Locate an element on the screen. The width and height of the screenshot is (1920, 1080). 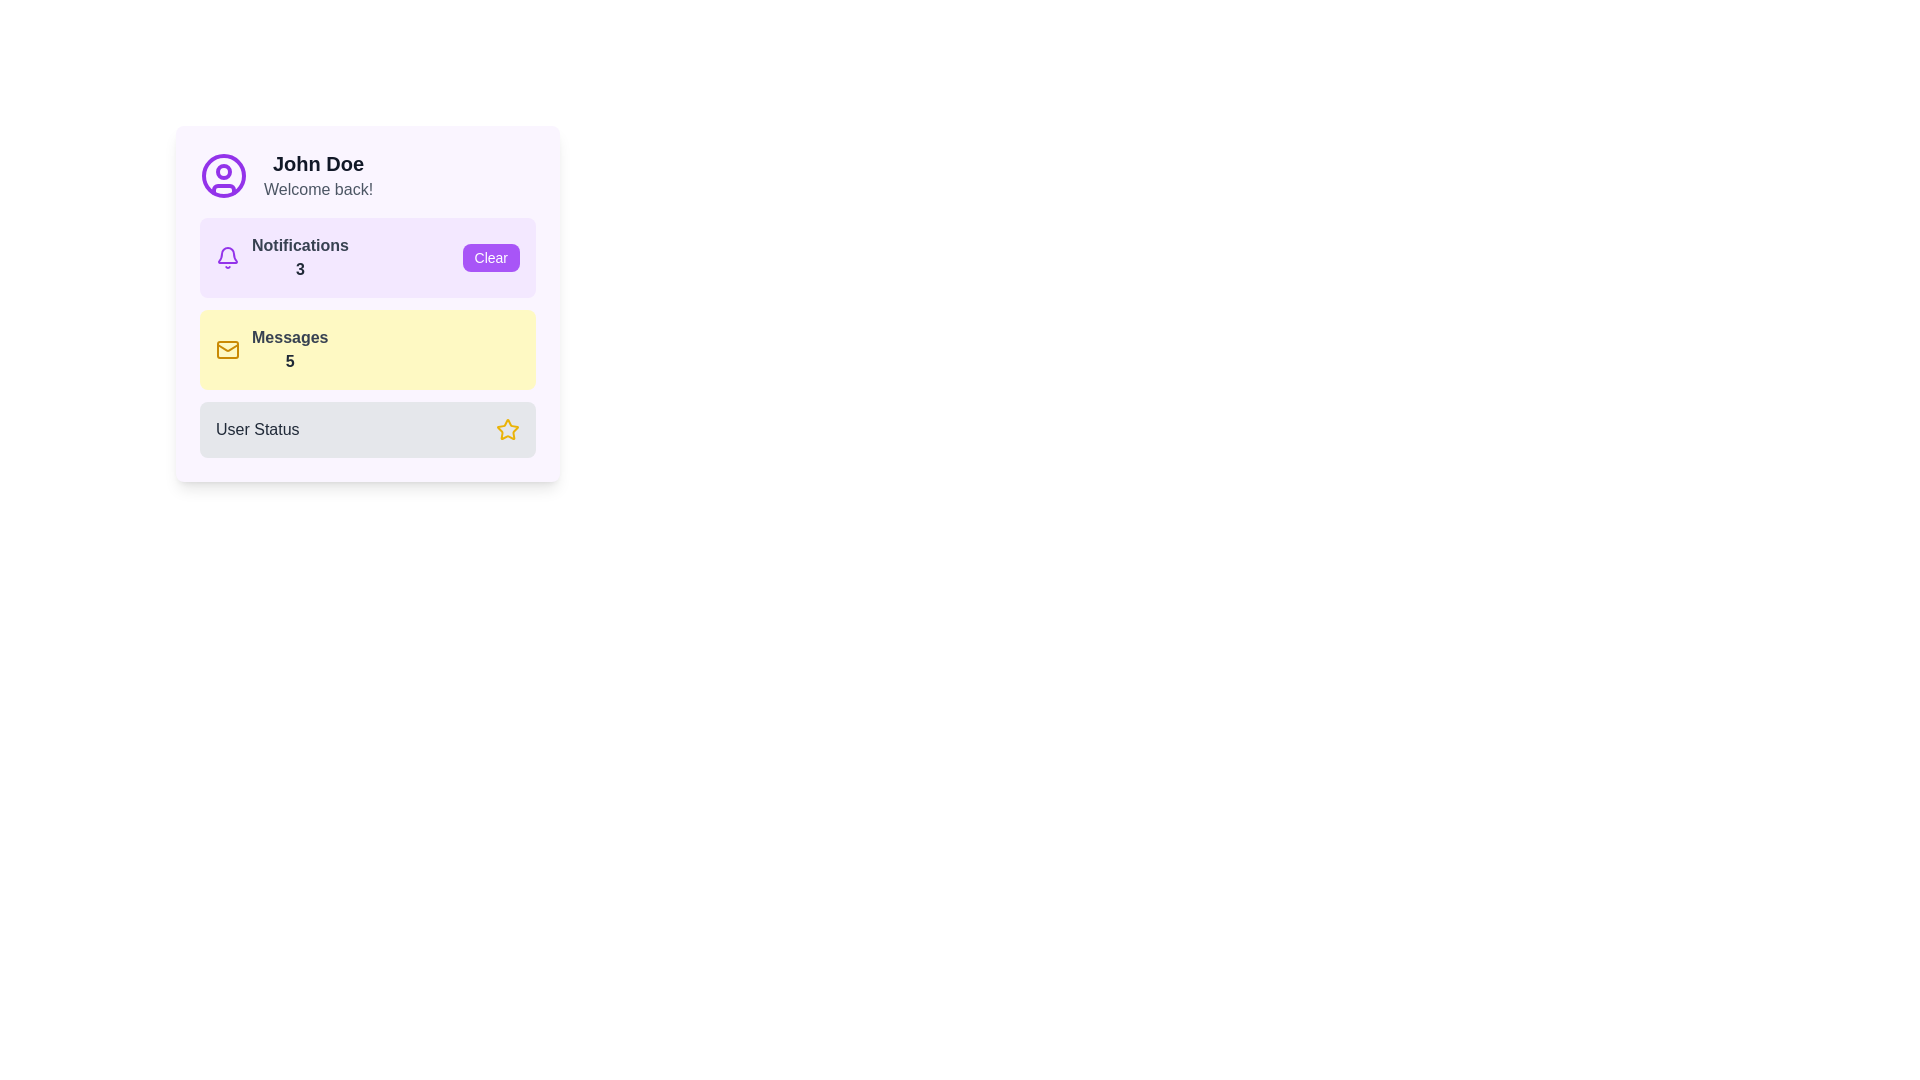
the clear notifications button located at the far right of the 'Notifications' section to change its color is located at coordinates (491, 257).